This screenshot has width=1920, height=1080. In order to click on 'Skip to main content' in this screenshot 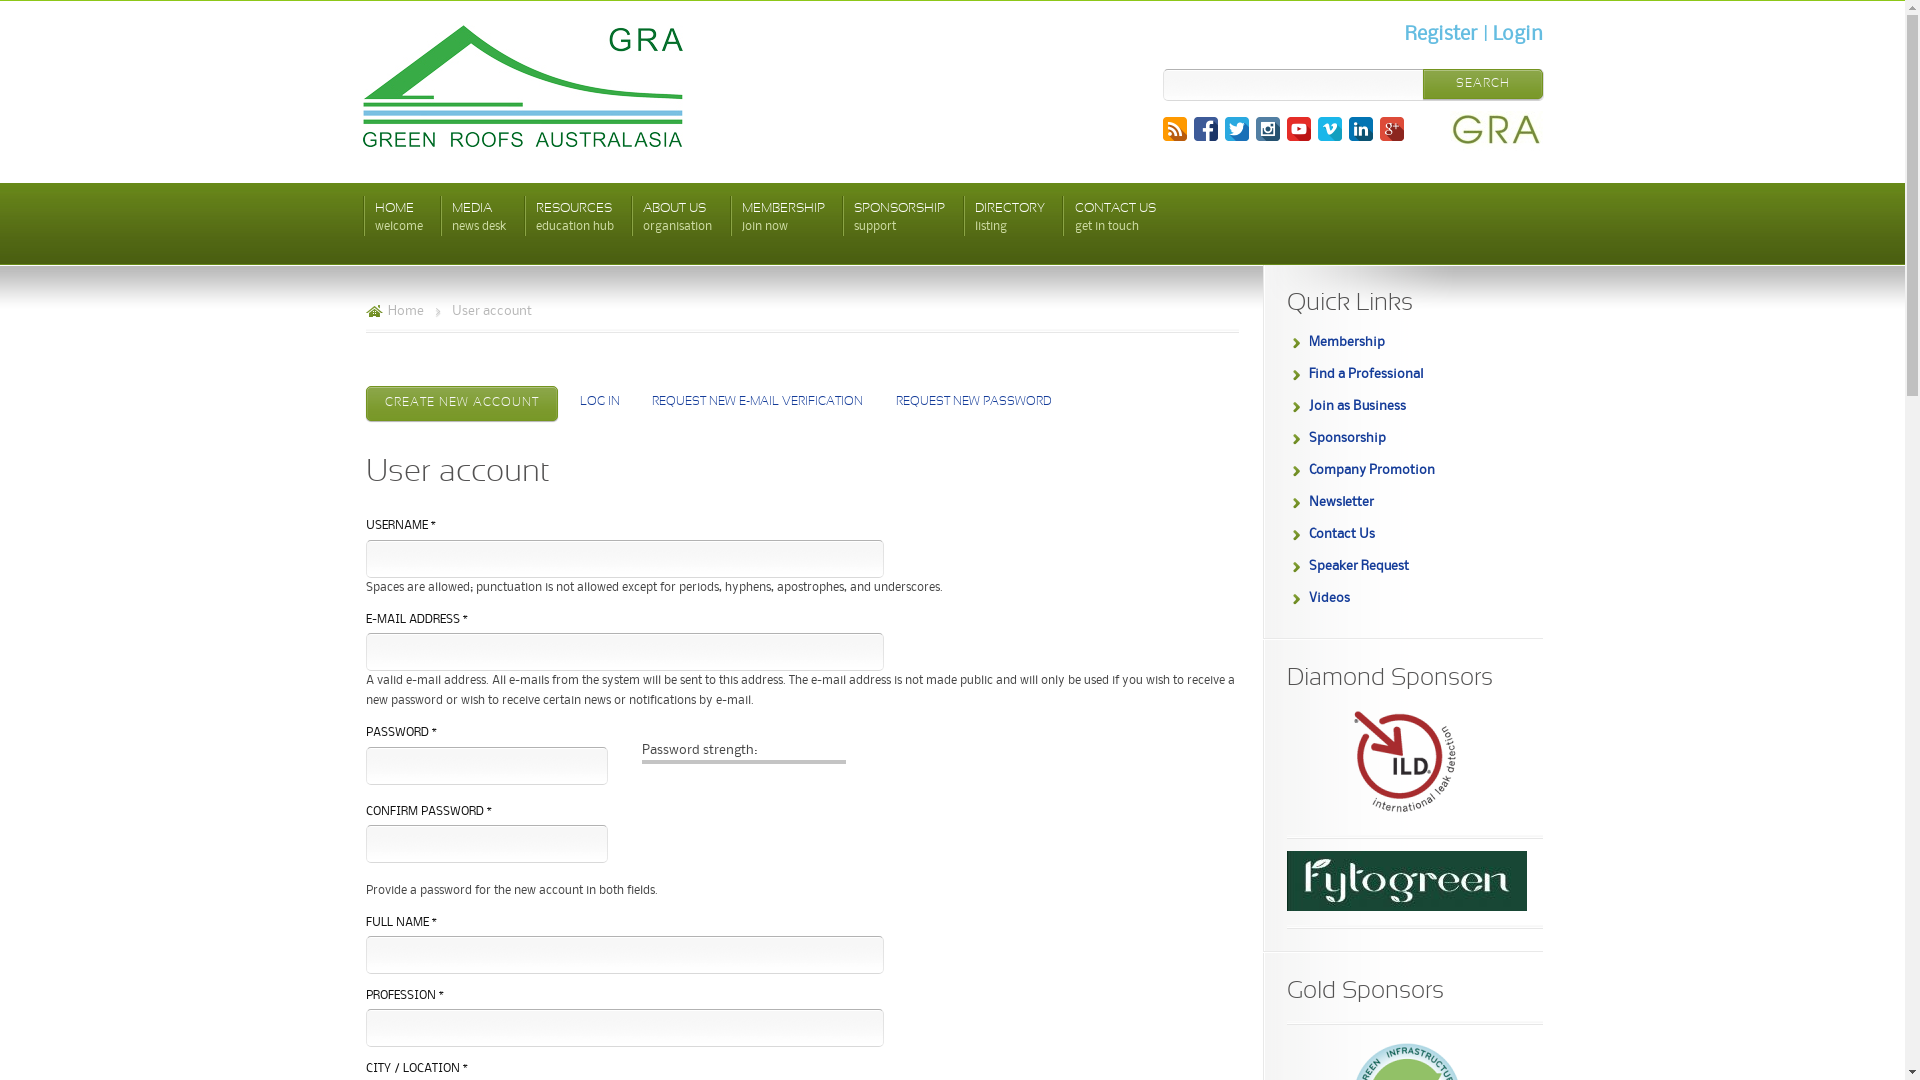, I will do `click(923, 2)`.